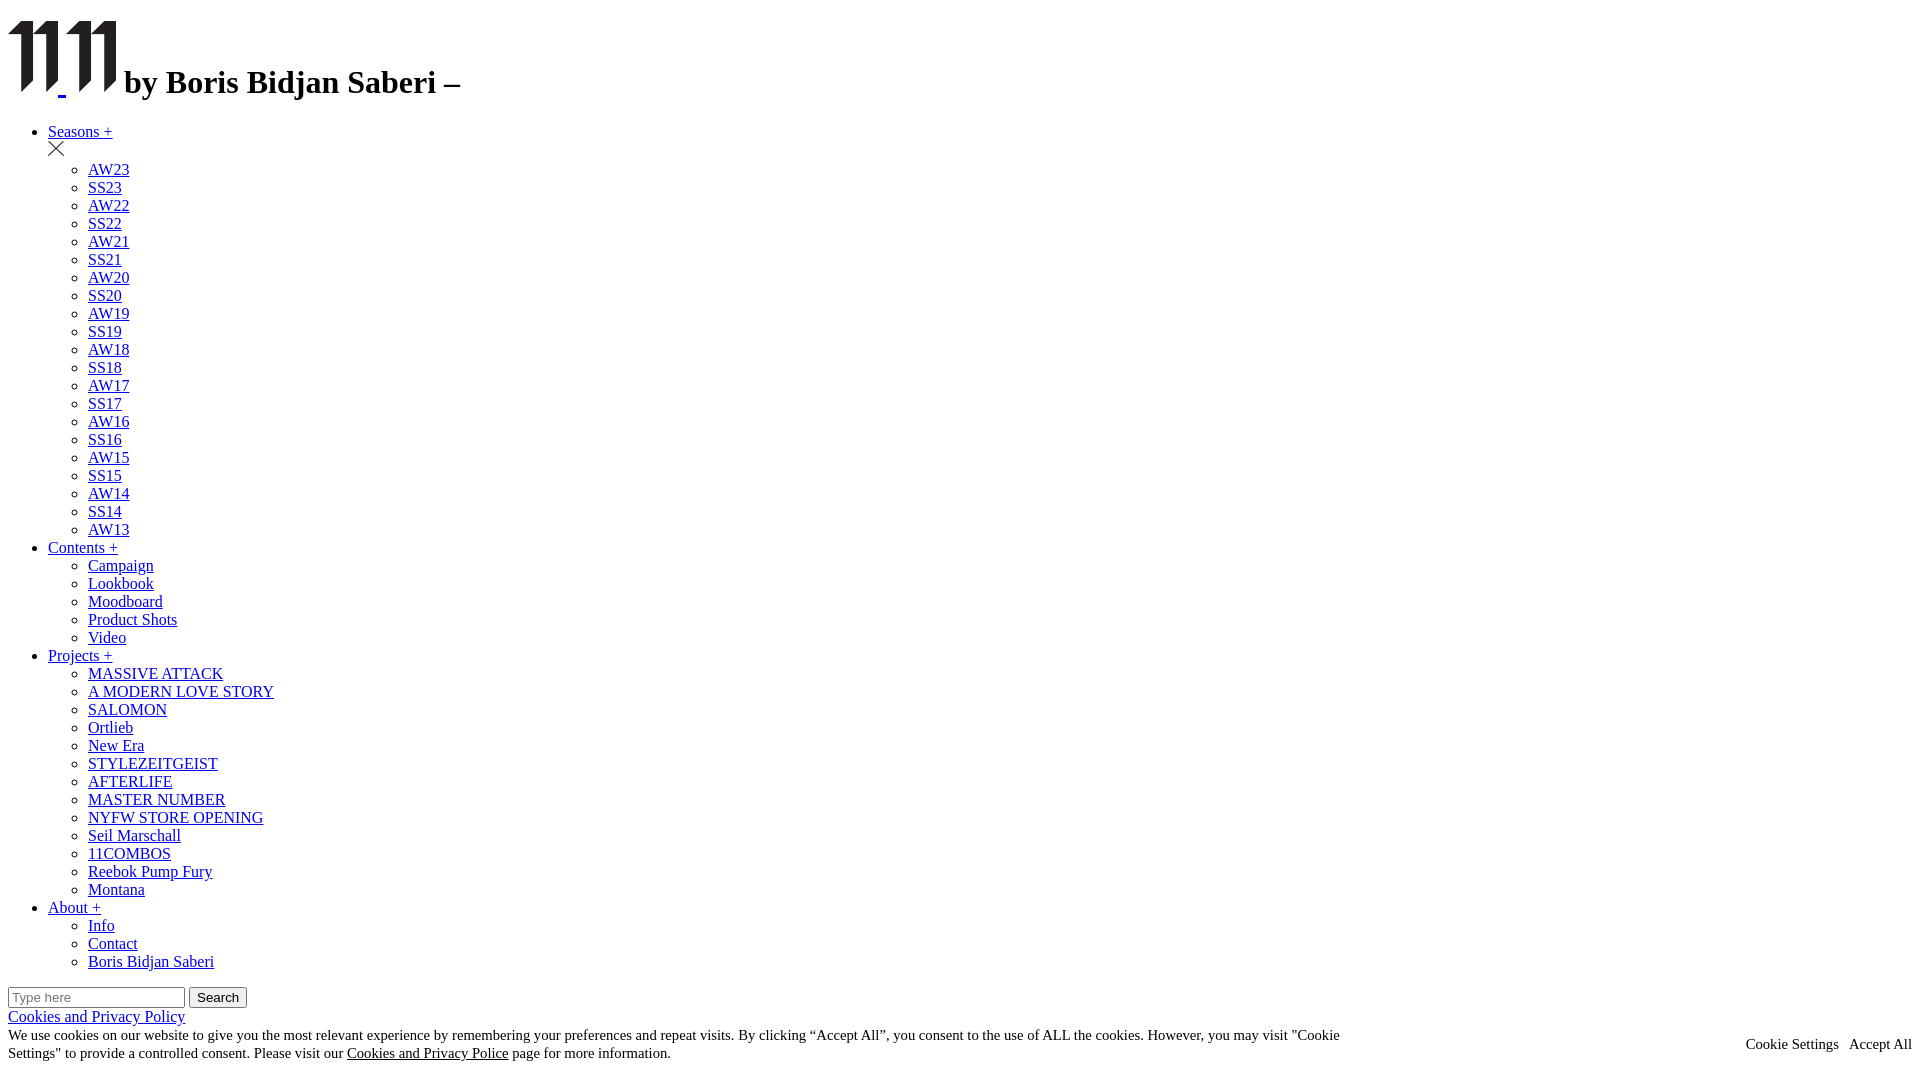 The image size is (1920, 1080). Describe the element at coordinates (104, 187) in the screenshot. I see `'SS23'` at that location.